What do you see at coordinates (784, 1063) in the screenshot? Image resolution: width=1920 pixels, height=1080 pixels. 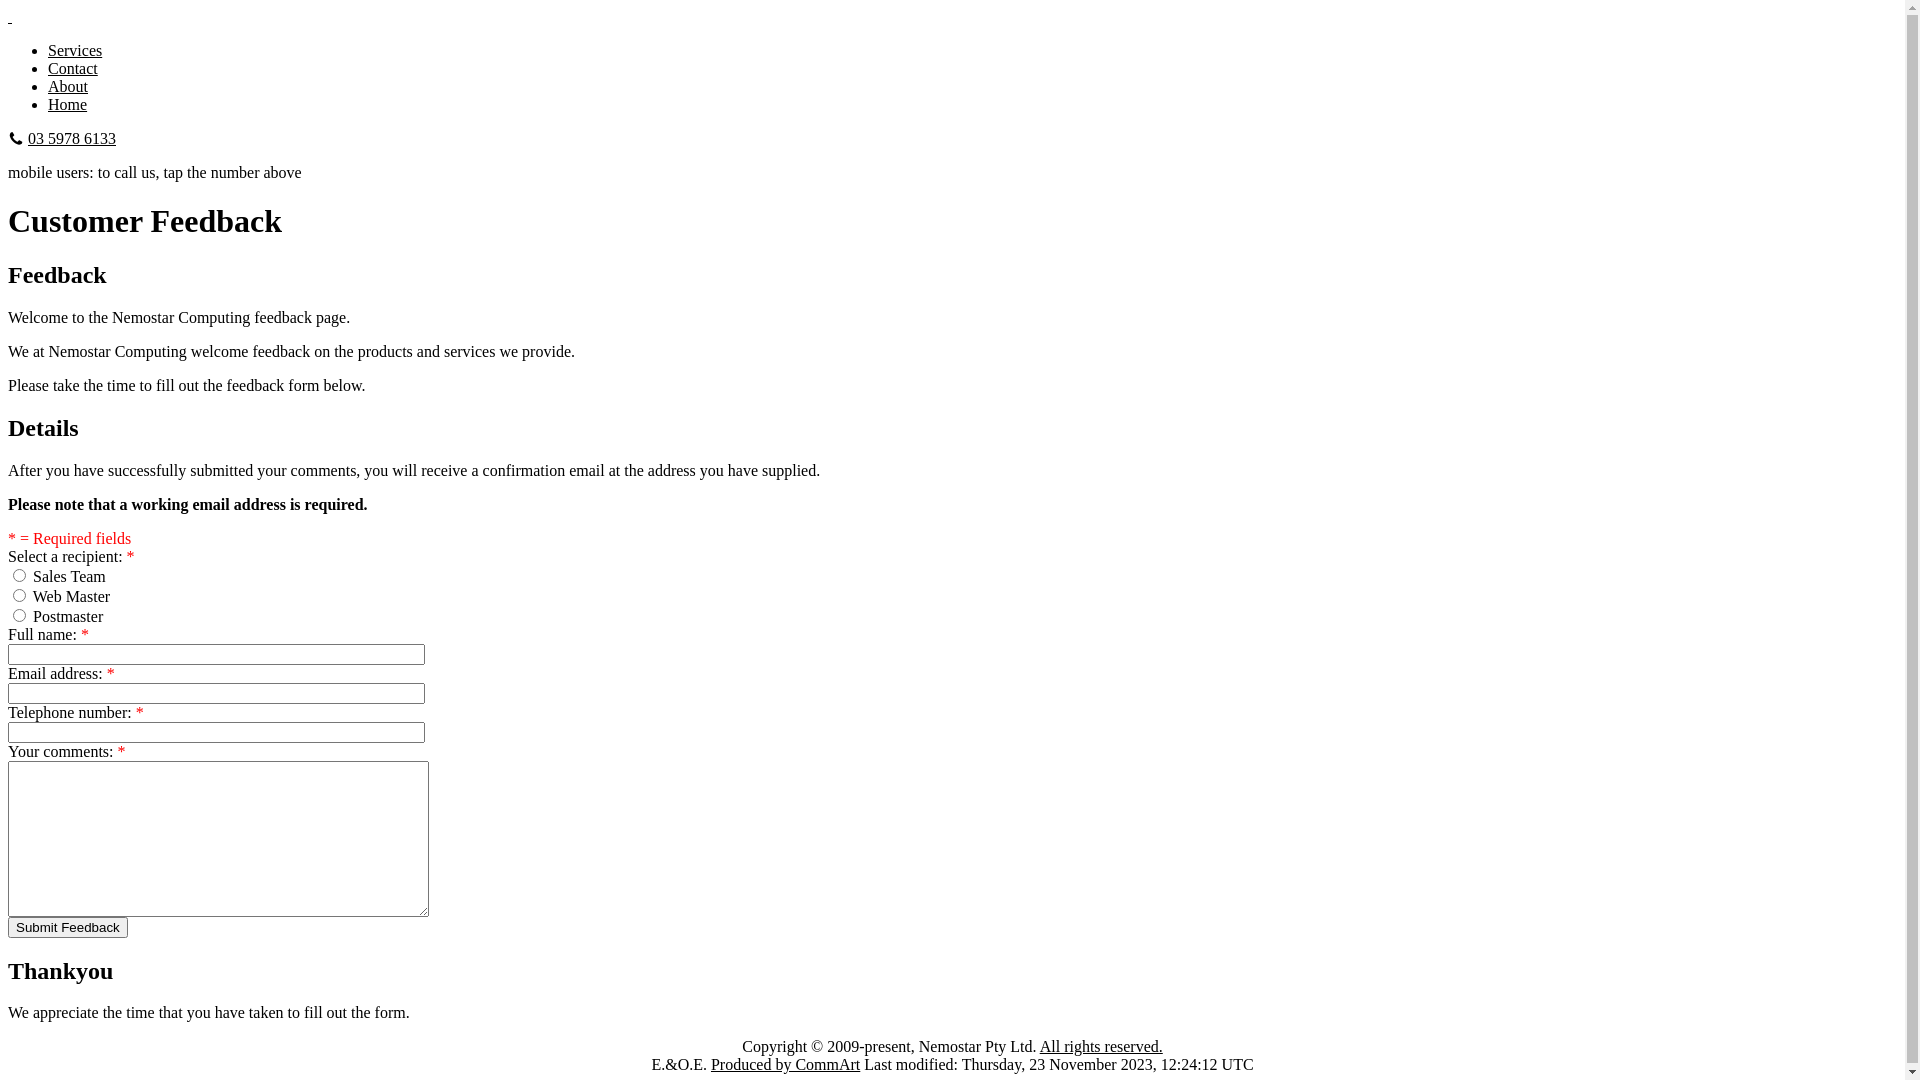 I see `'Produced by CommArt'` at bounding box center [784, 1063].